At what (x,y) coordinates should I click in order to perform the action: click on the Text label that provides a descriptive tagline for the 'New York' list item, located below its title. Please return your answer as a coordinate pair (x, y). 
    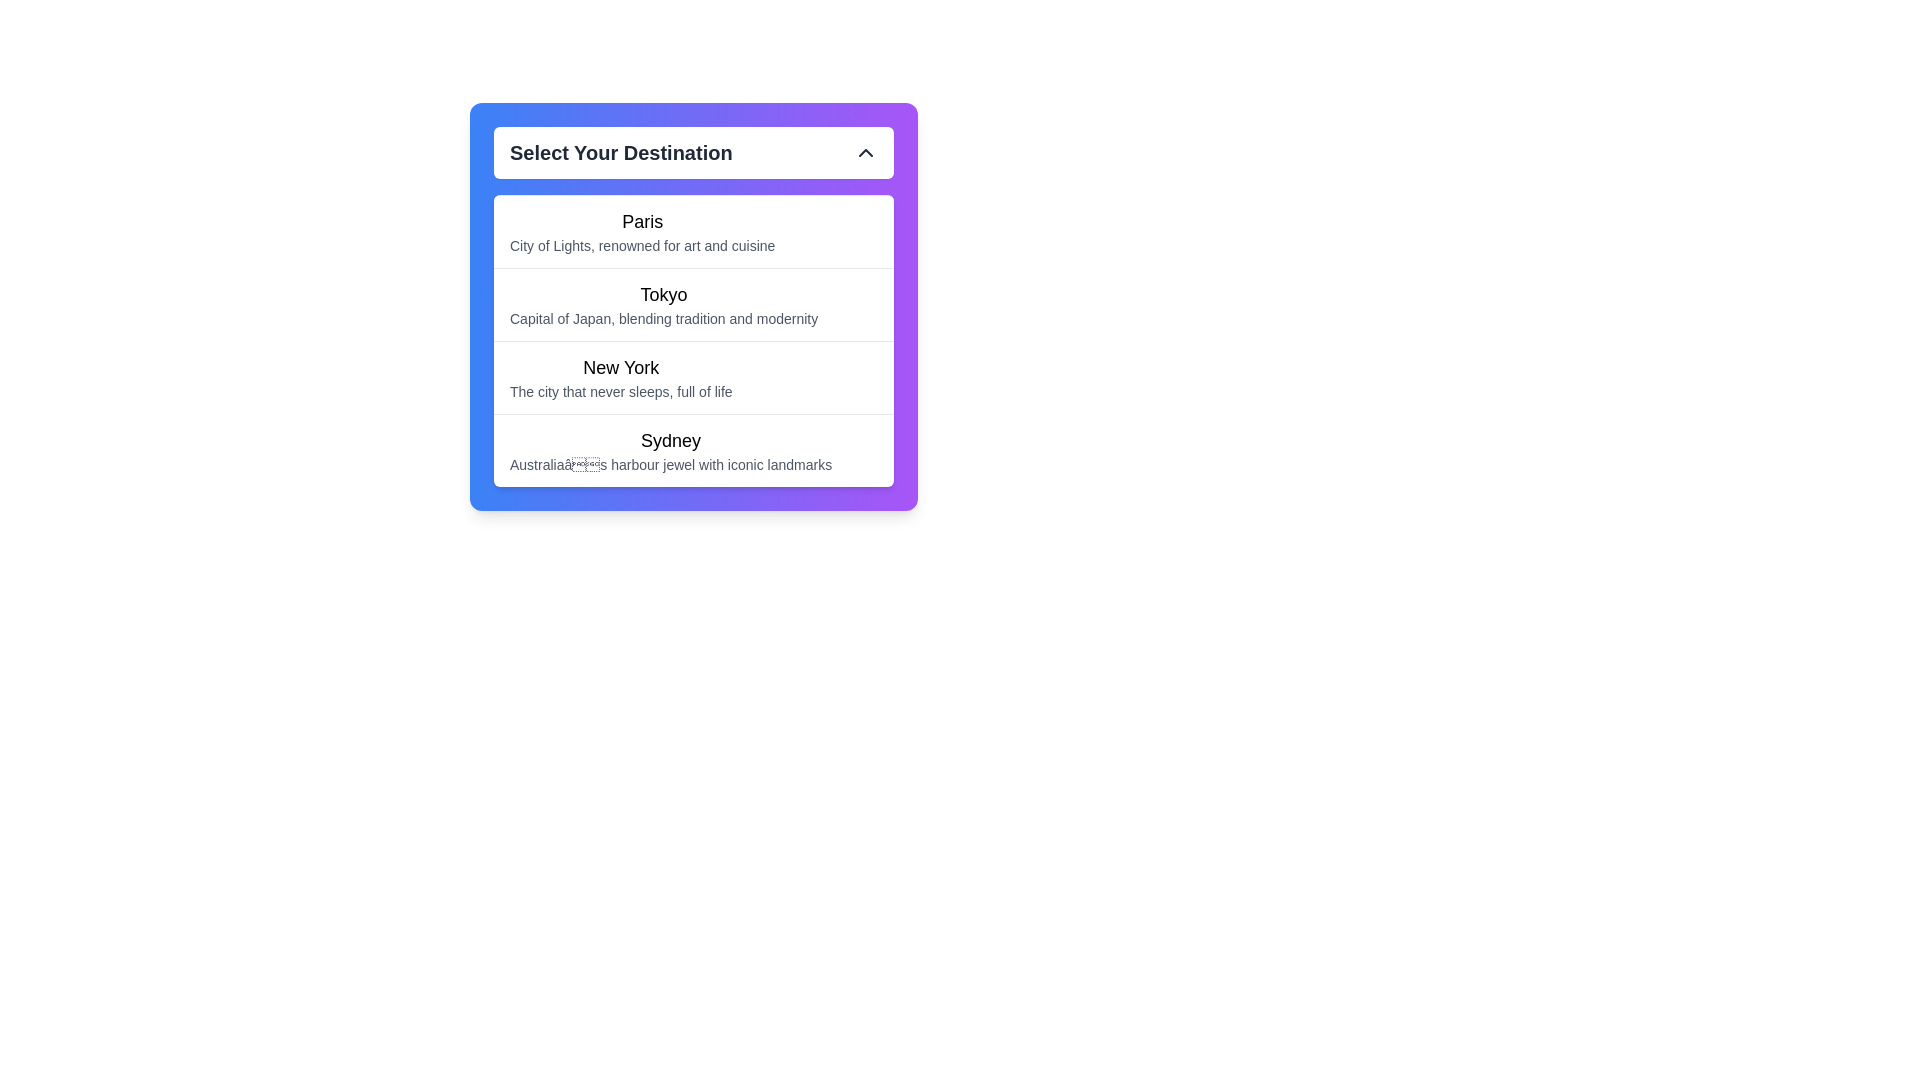
    Looking at the image, I should click on (620, 392).